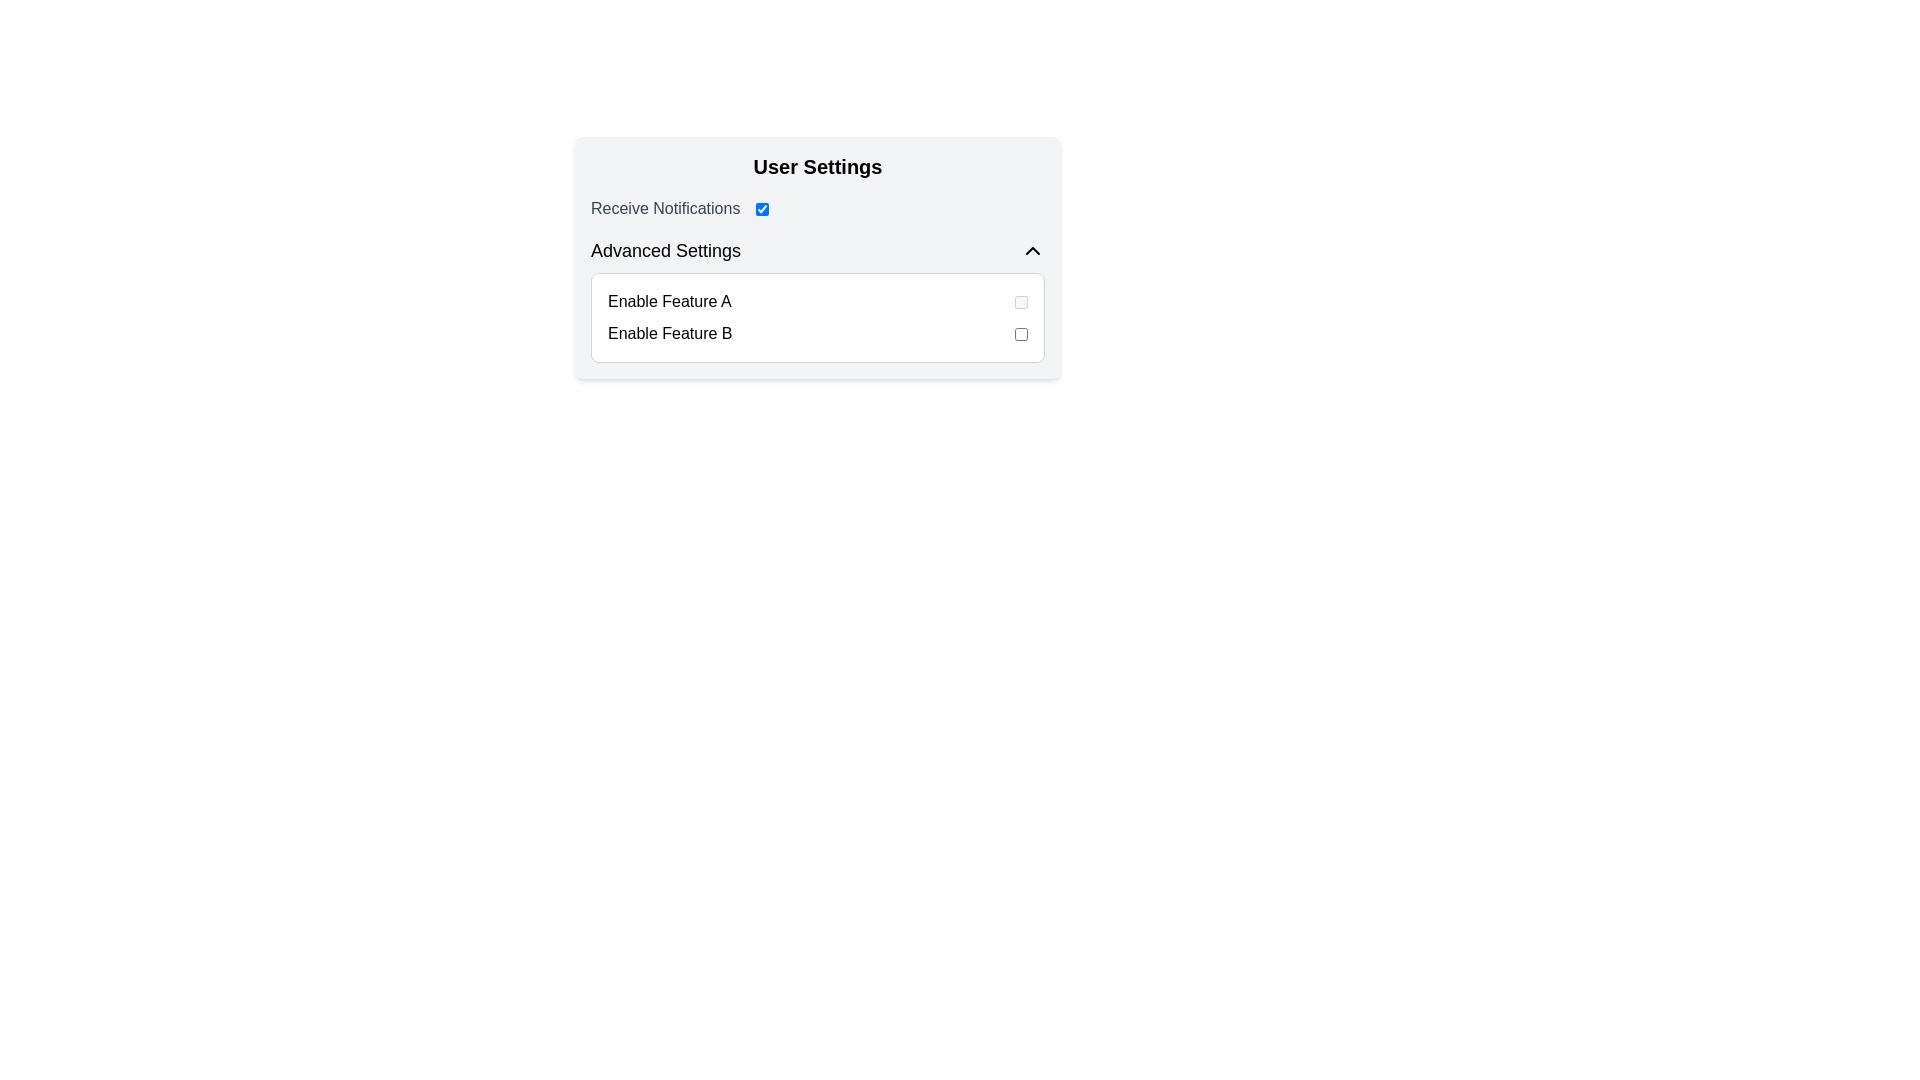 This screenshot has height=1080, width=1920. What do you see at coordinates (817, 301) in the screenshot?
I see `the toggle switch` at bounding box center [817, 301].